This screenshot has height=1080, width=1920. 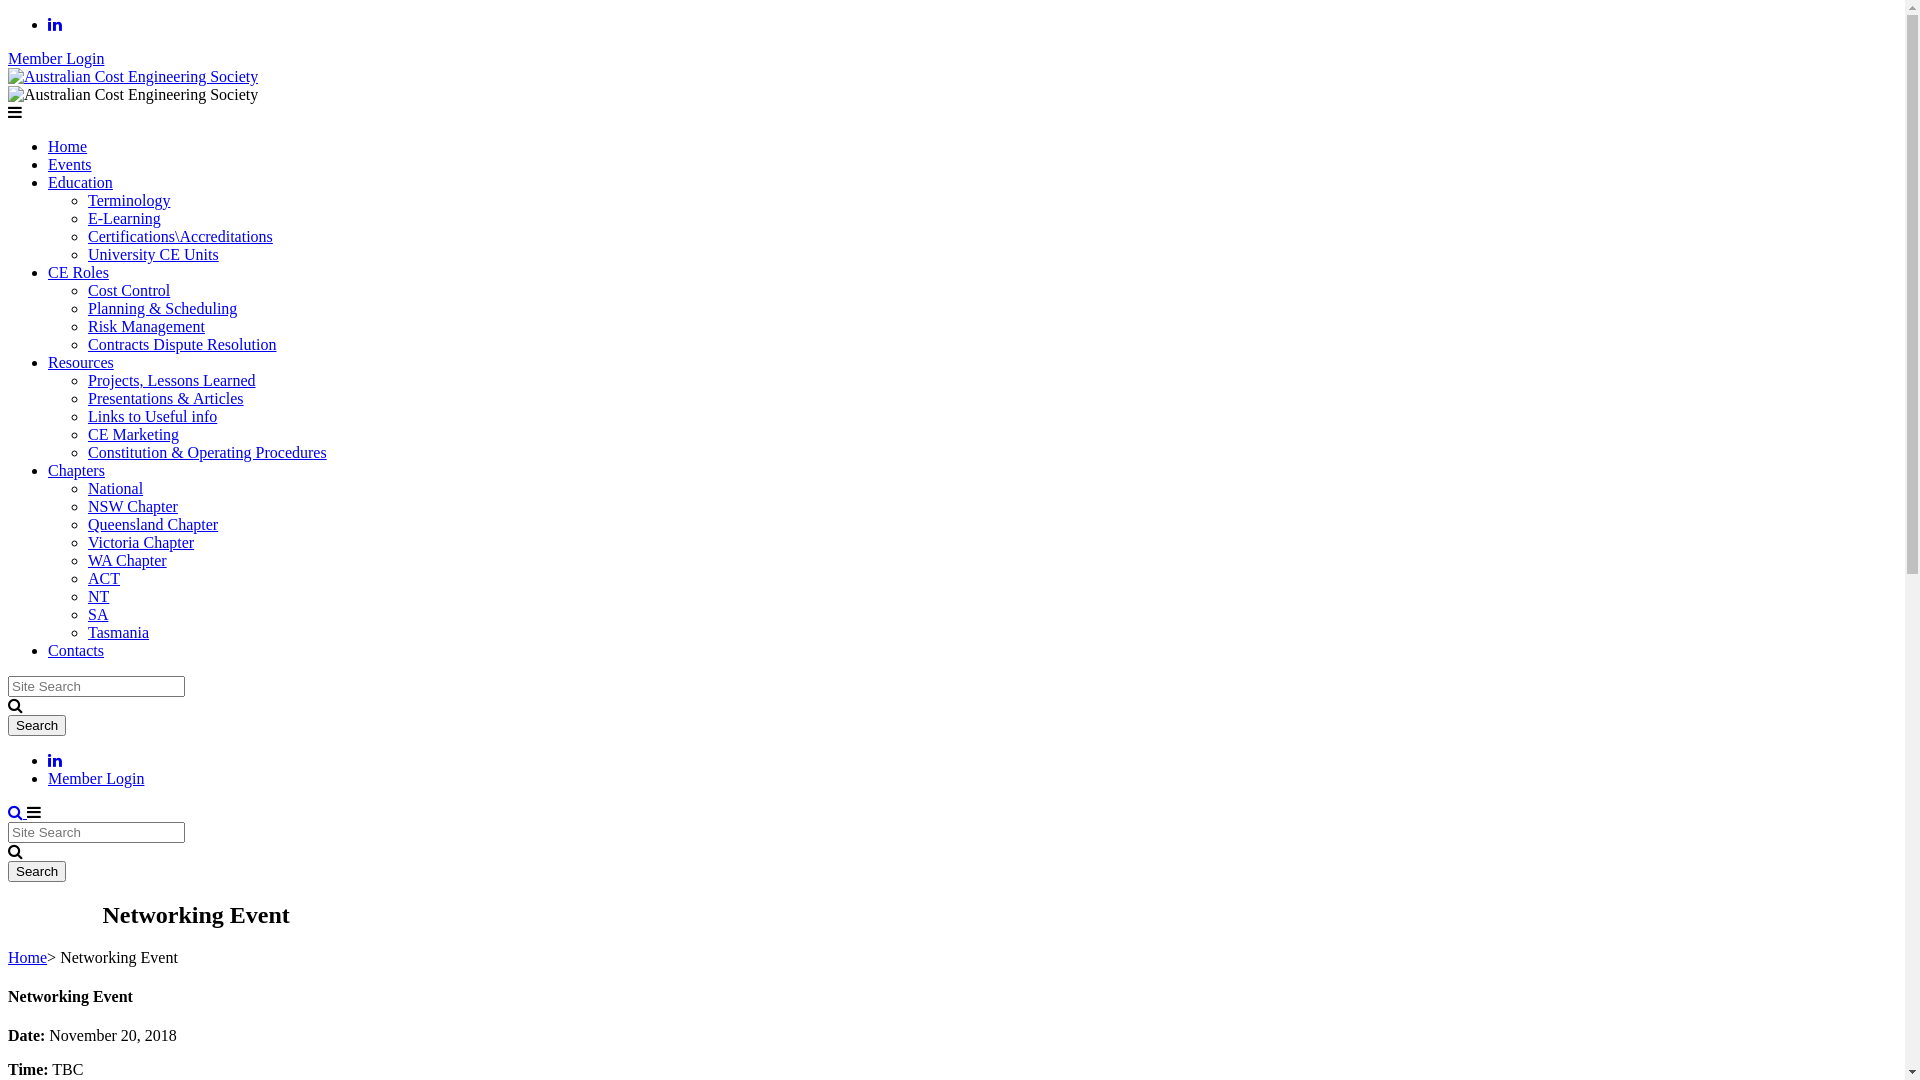 I want to click on 'Constitution & Operating Procedures', so click(x=207, y=452).